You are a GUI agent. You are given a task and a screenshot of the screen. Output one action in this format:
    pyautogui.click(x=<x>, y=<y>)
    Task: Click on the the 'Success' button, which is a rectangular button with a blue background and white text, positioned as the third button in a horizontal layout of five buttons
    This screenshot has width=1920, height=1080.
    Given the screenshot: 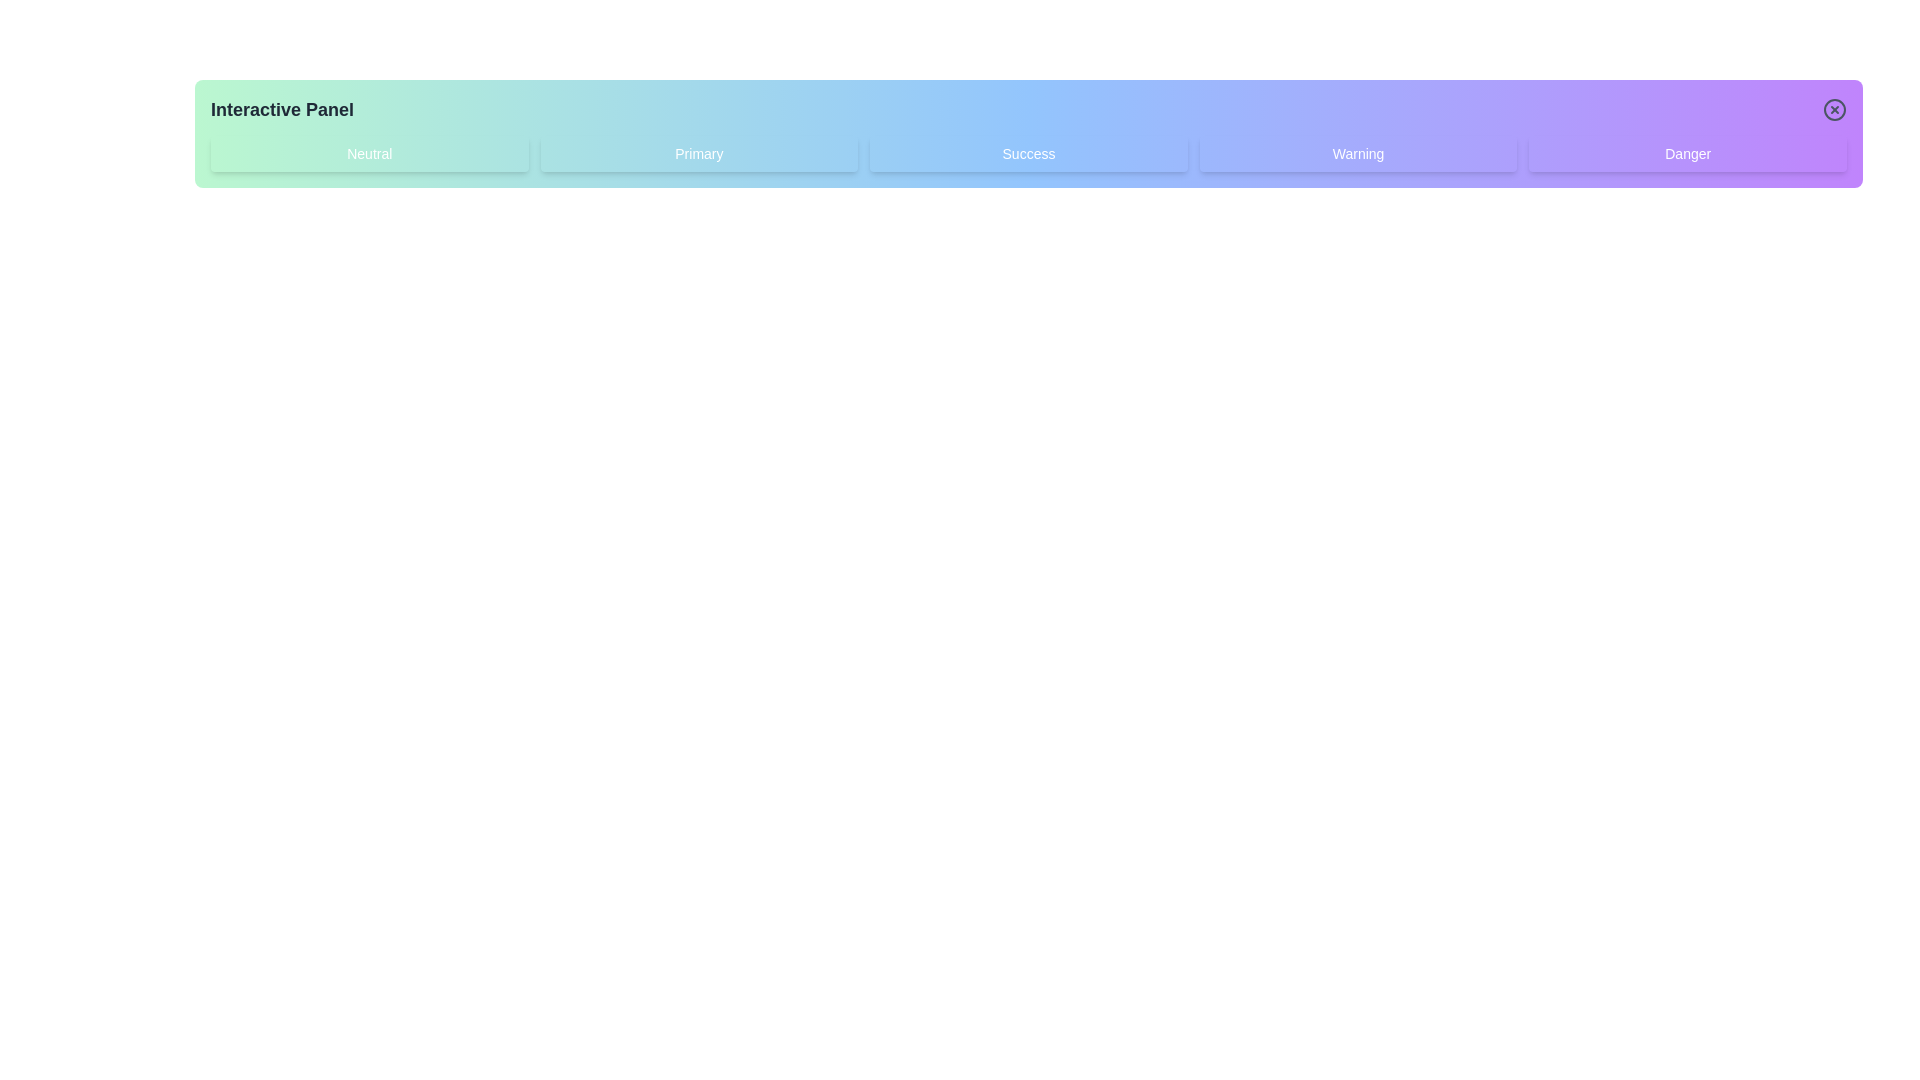 What is the action you would take?
    pyautogui.click(x=1028, y=153)
    